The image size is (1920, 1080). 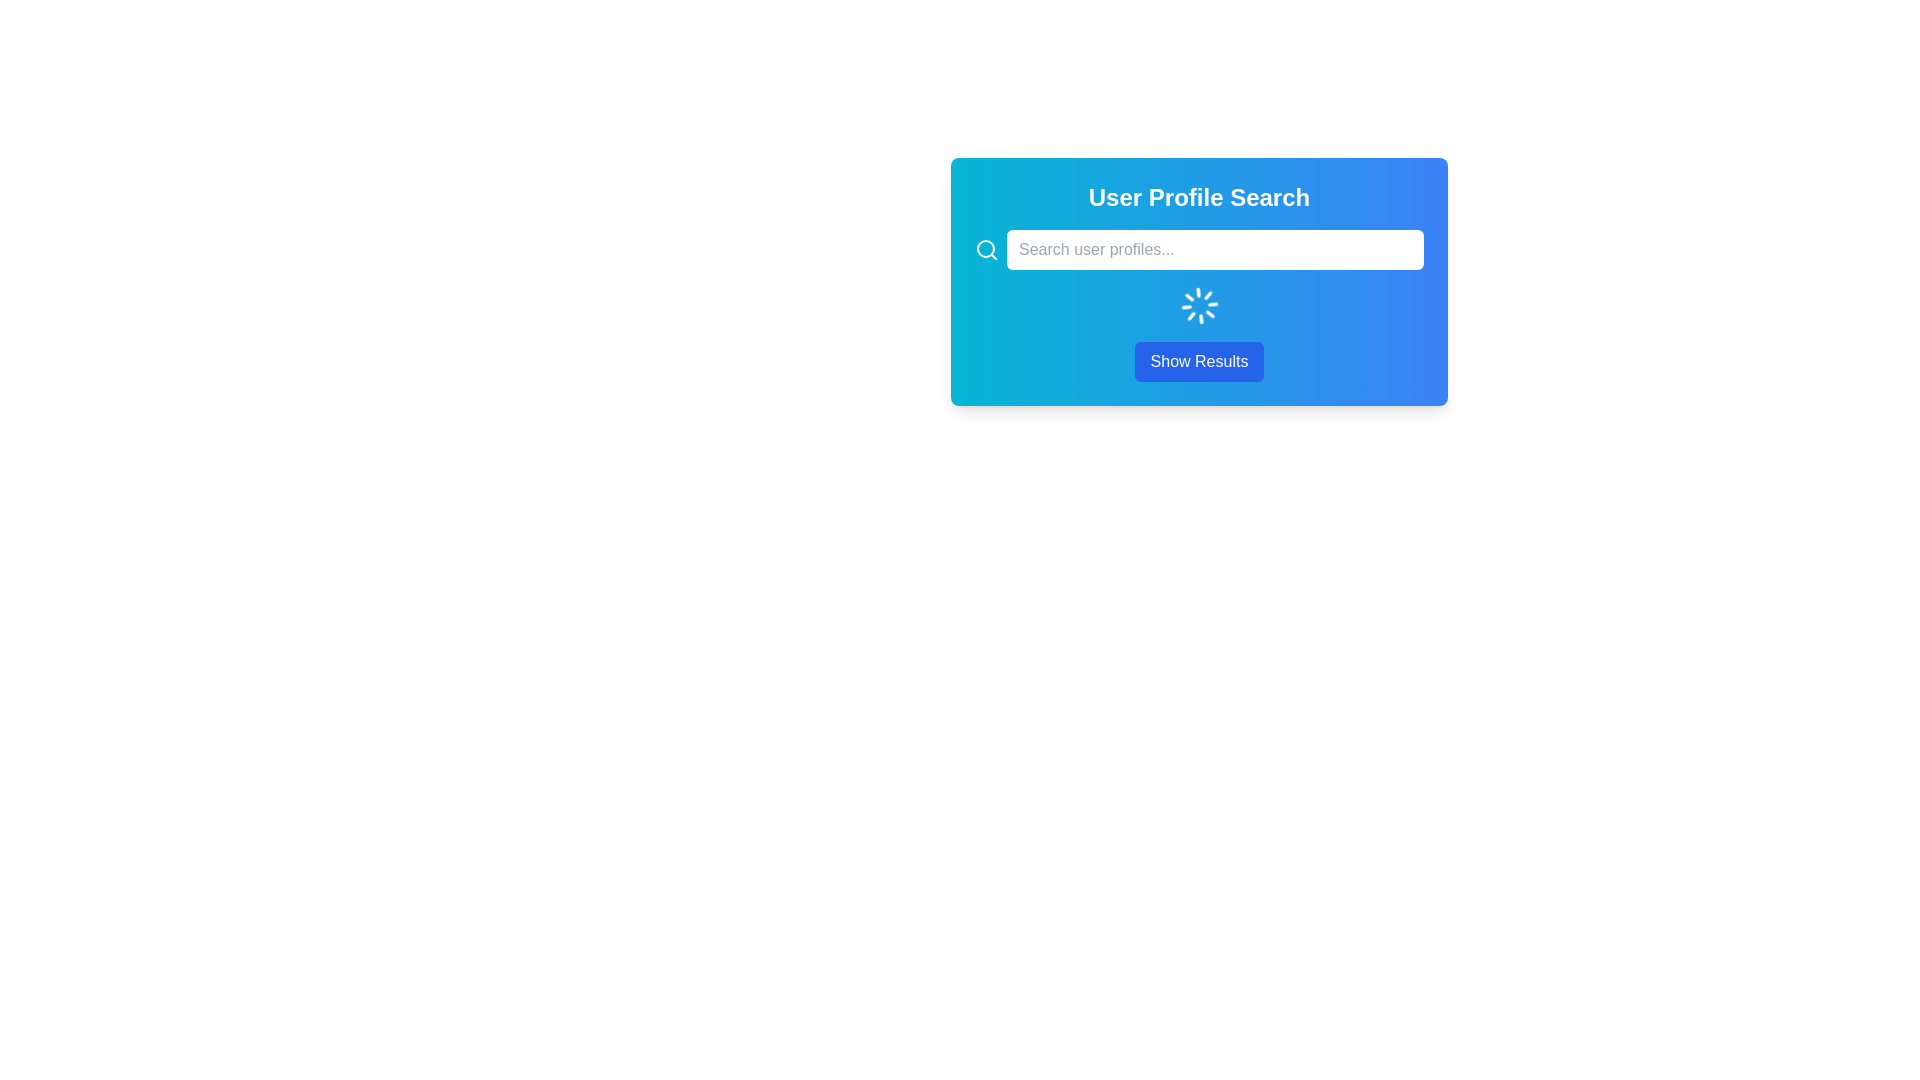 What do you see at coordinates (985, 248) in the screenshot?
I see `the decorative SVG circle element of the search icon located in the top-left corner of the 'User Profile Search' form card` at bounding box center [985, 248].